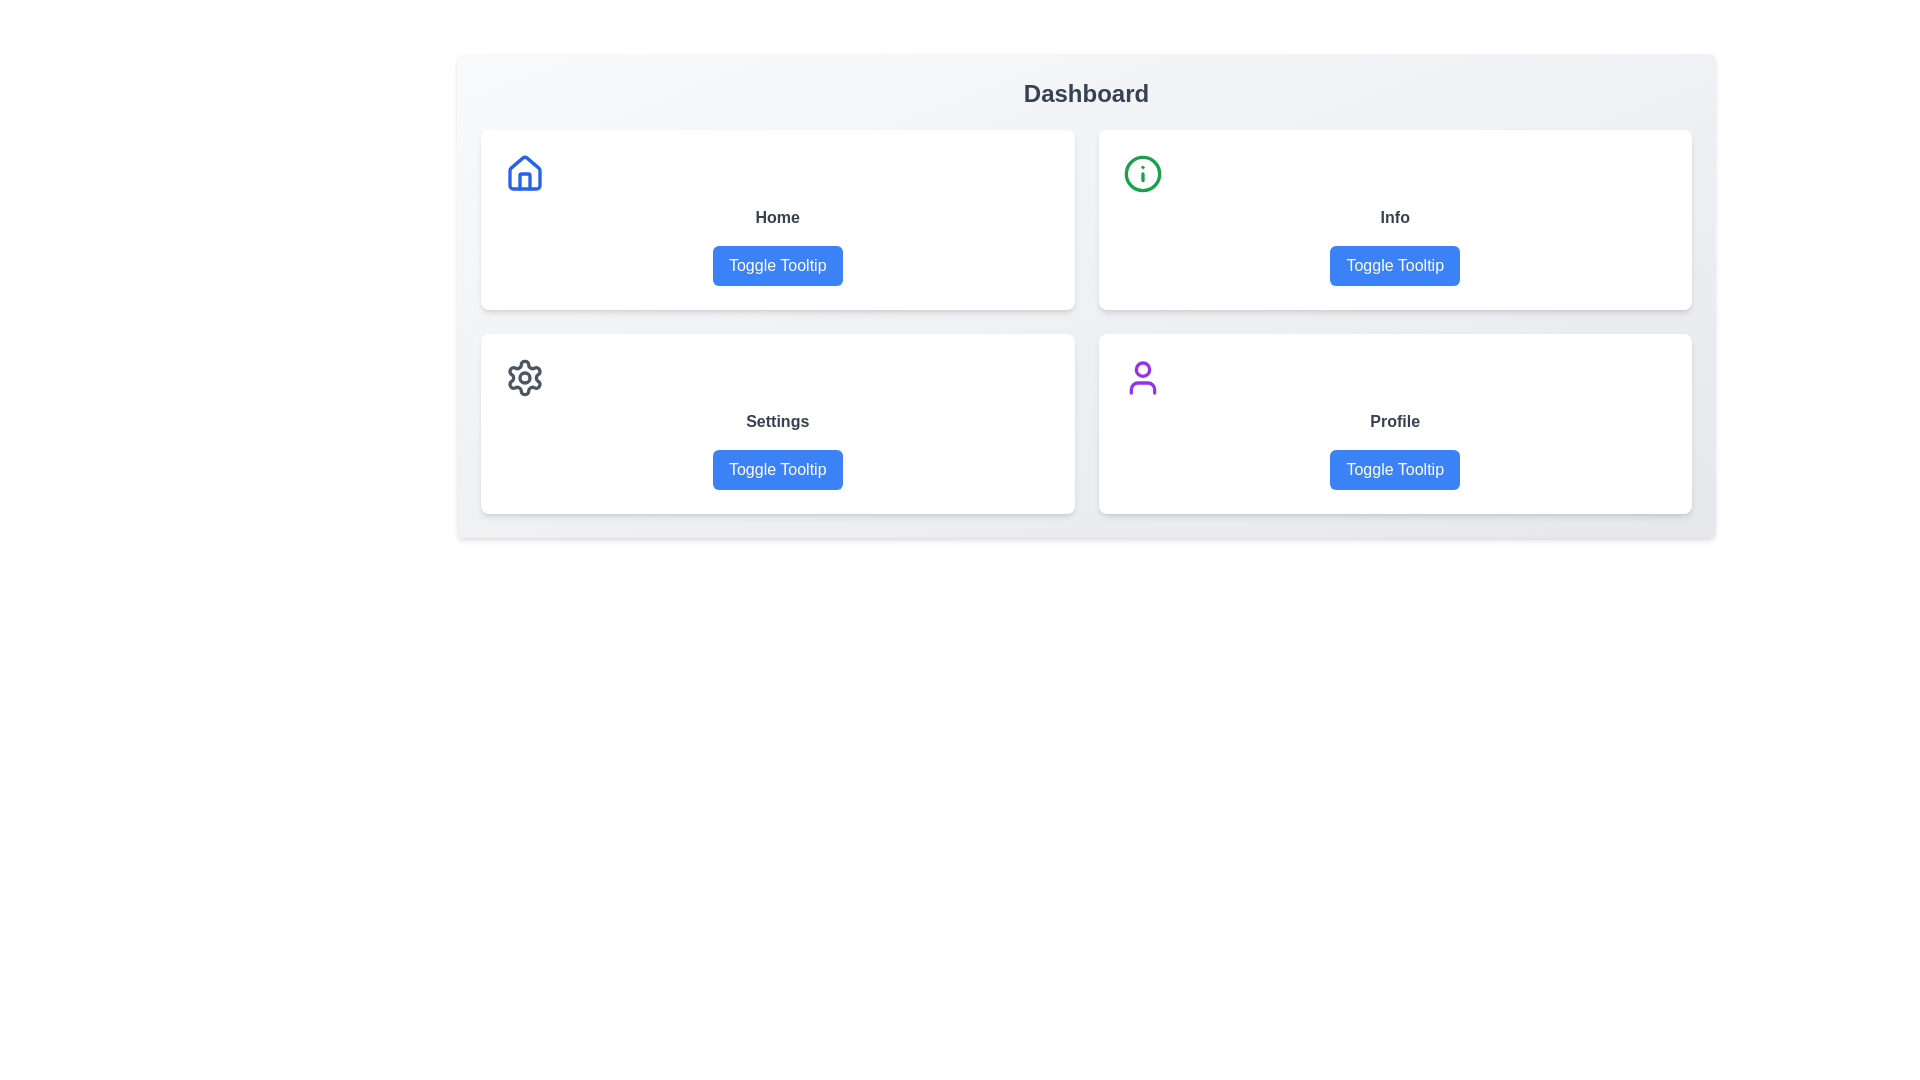  Describe the element at coordinates (1142, 172) in the screenshot. I see `the green circular icon representing informational content located in the 'Info' section, which is positioned to the right of the 'Home' section and above the 'Profile' section` at that location.